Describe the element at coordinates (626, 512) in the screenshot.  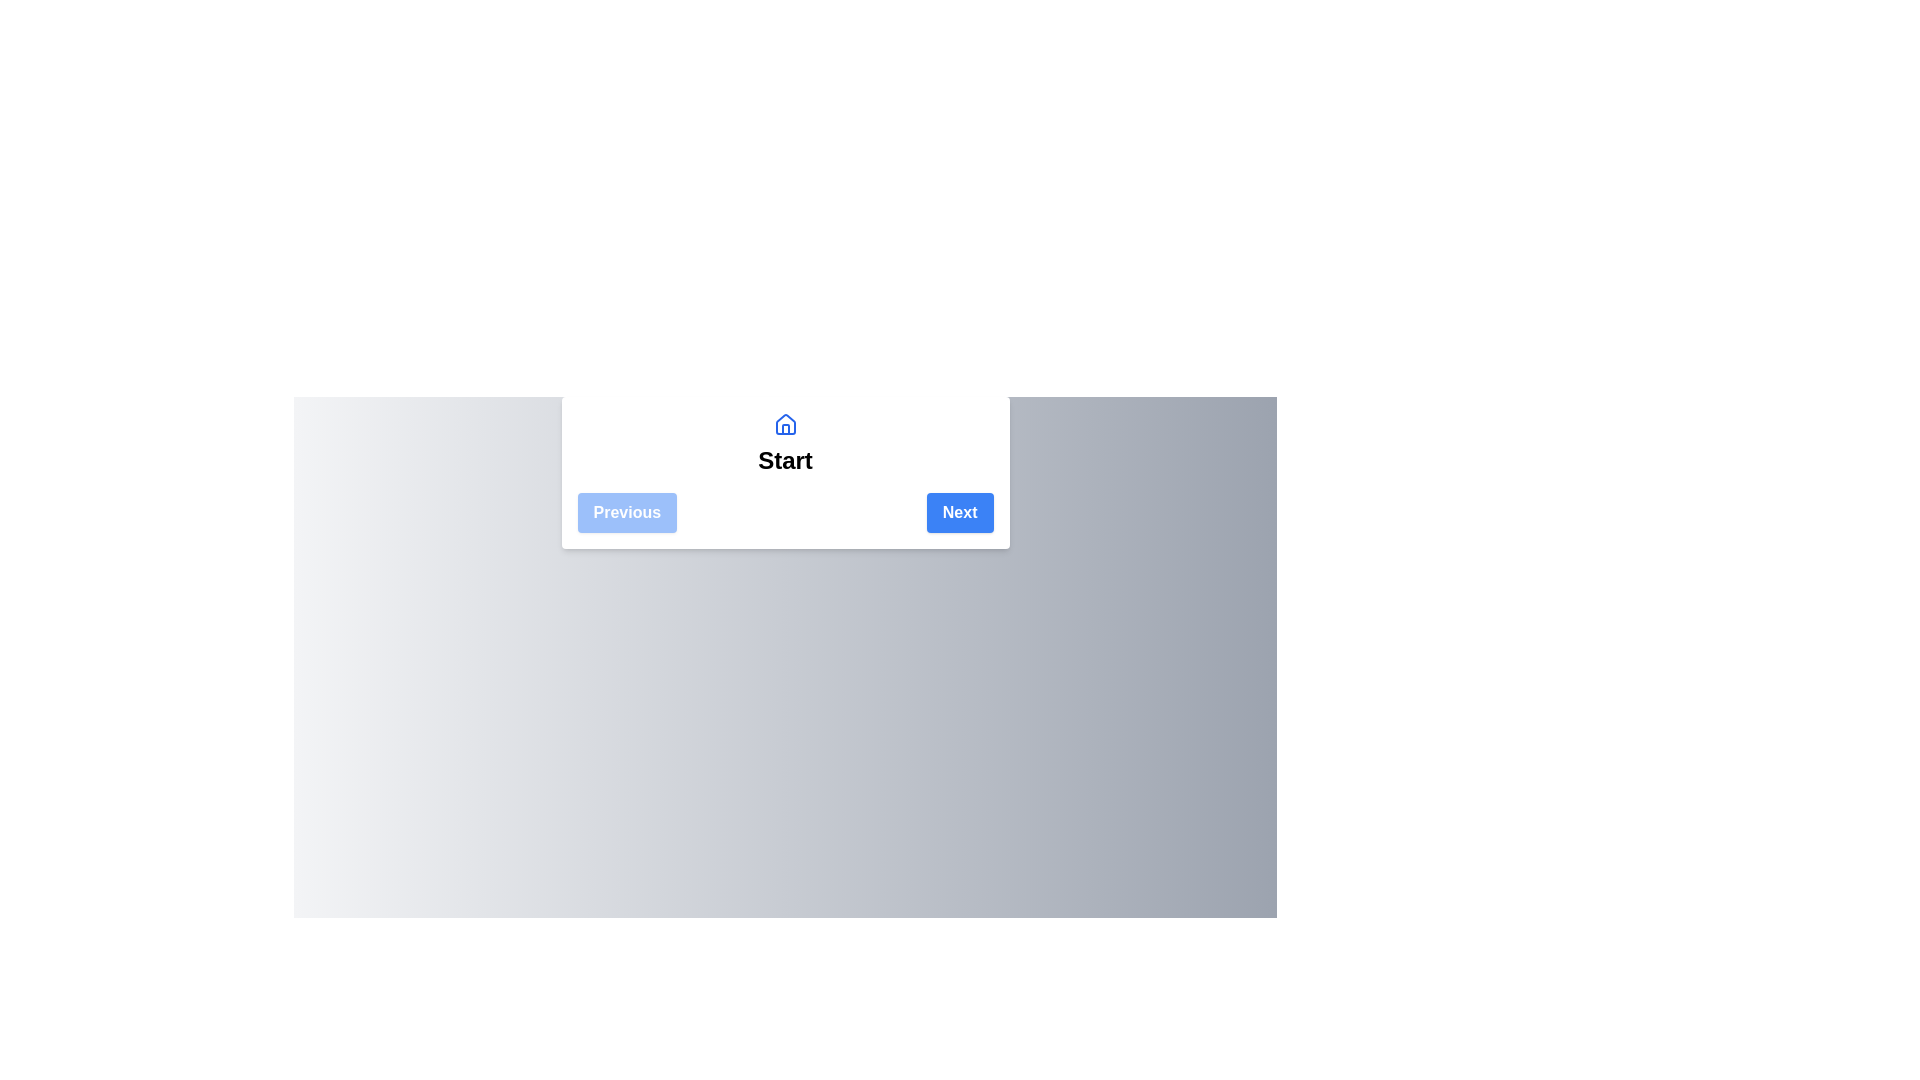
I see `the 'Previous' button, which is a rounded button with a blue background and white bold text, located to the left of the 'Next' button in the footer section` at that location.